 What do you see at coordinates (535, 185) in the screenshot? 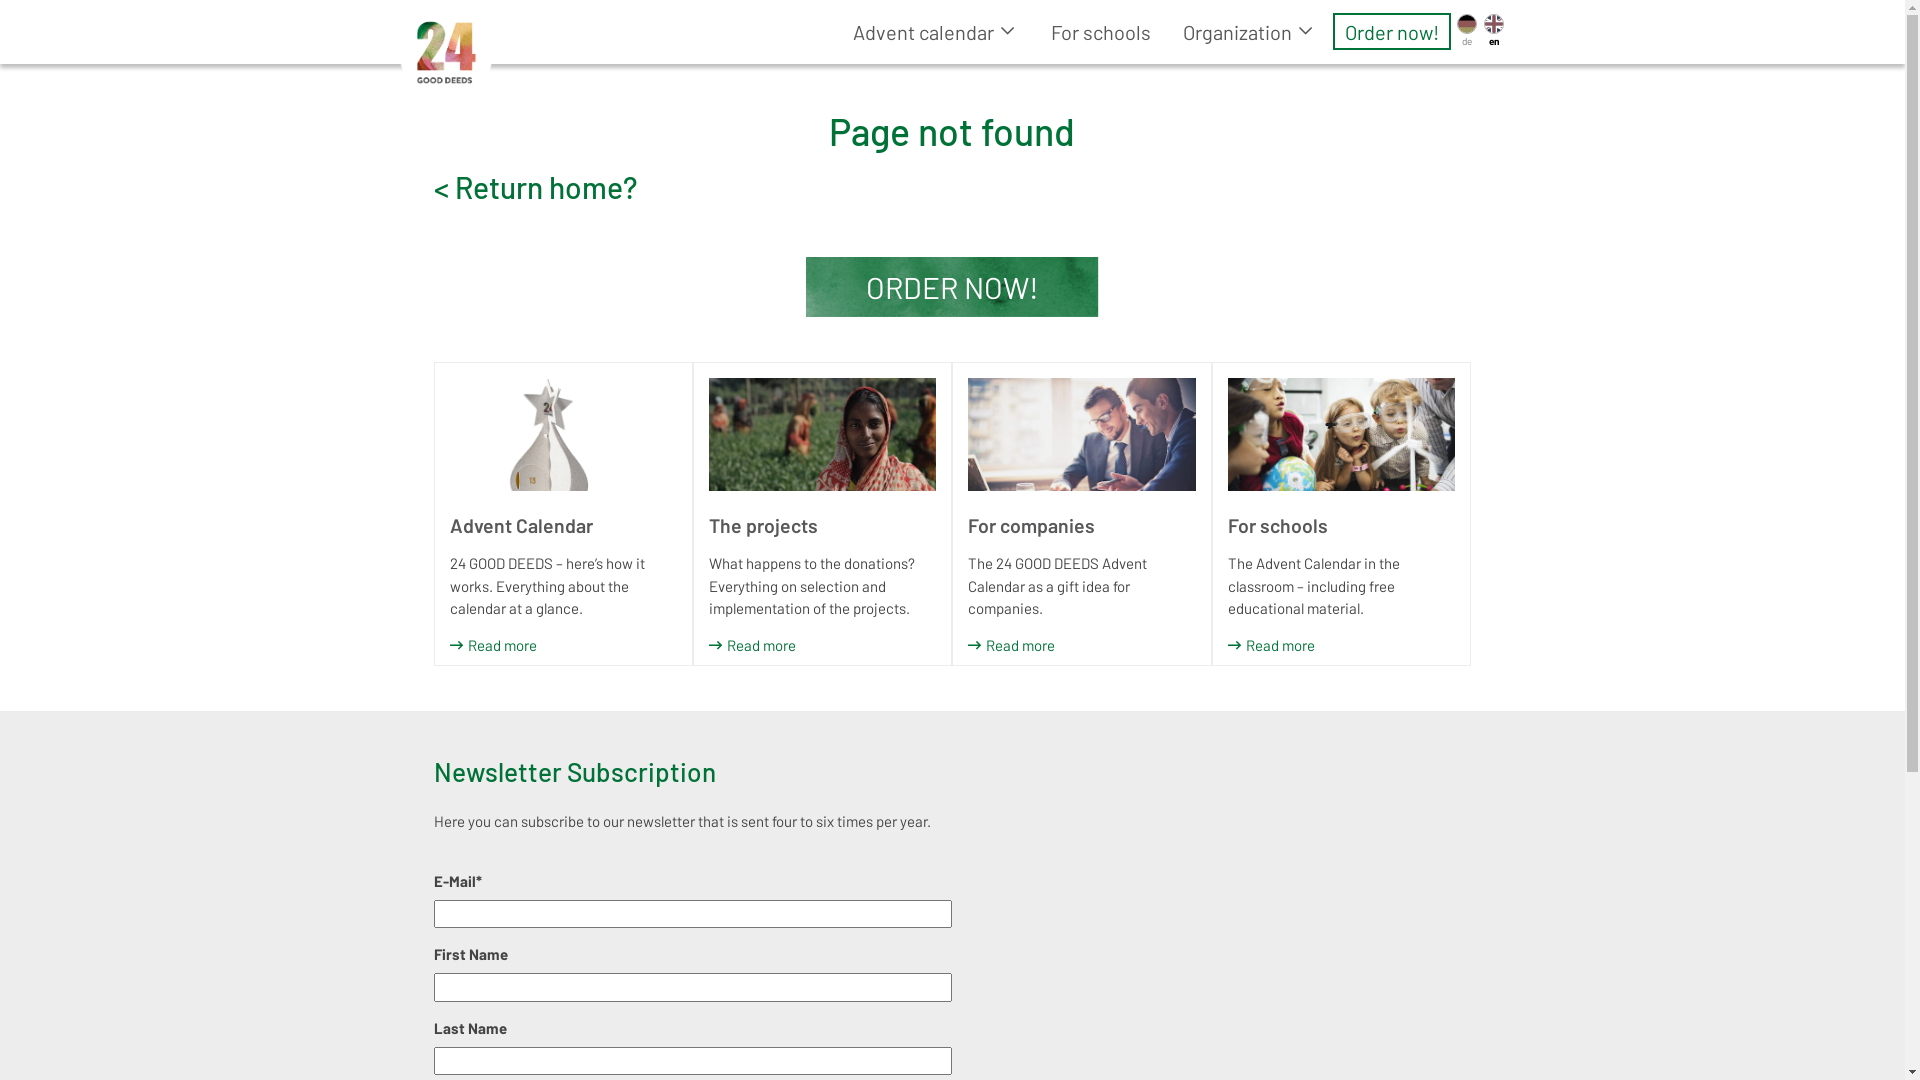
I see `'< Return home?'` at bounding box center [535, 185].